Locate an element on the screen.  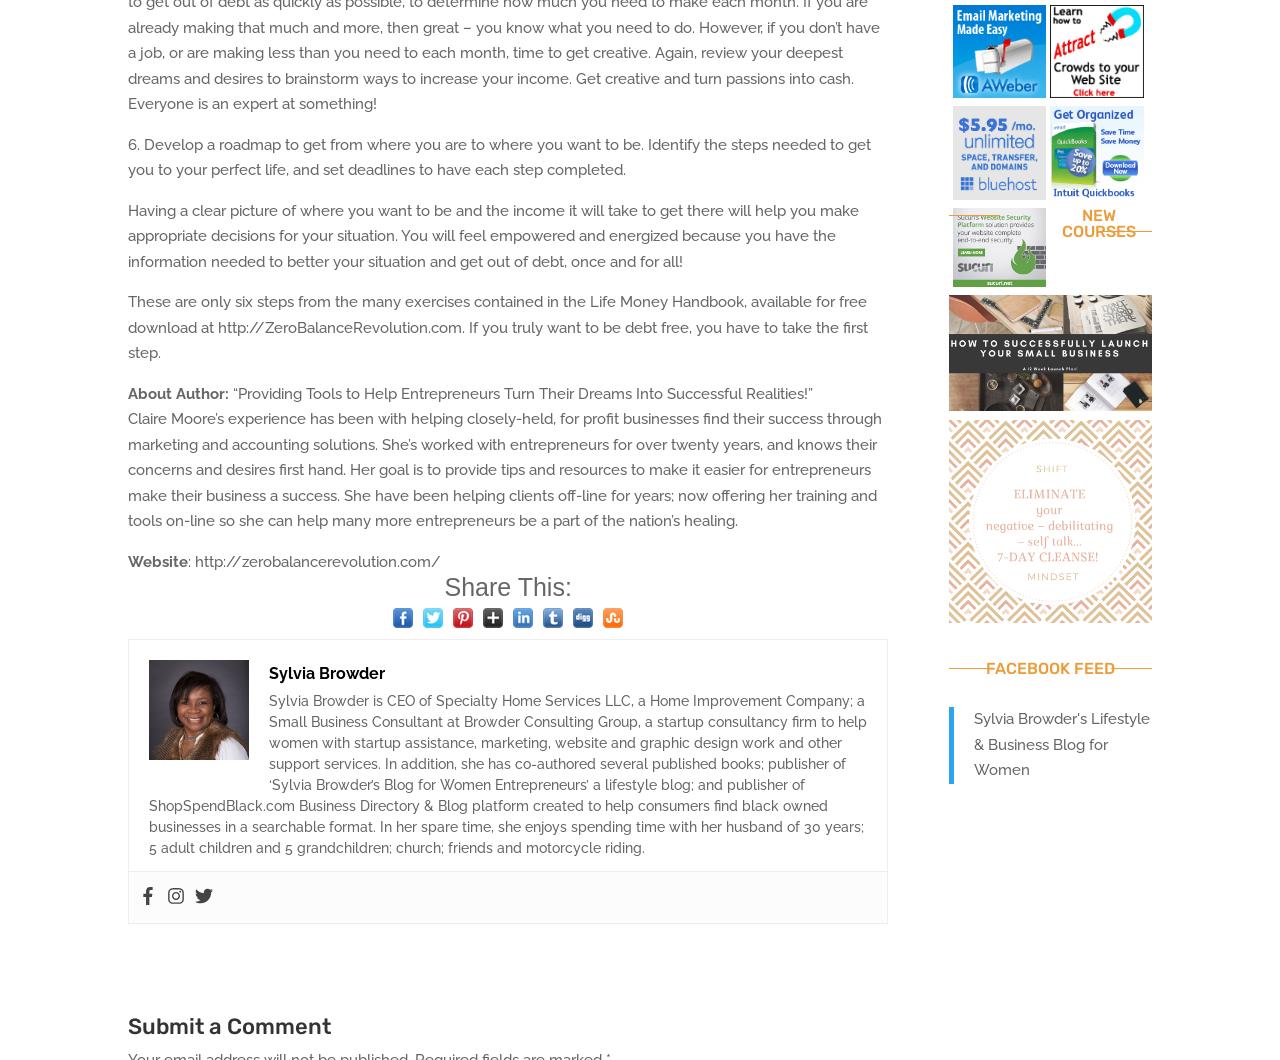
'Having a clear picture of where you want to be and the income it will take to get there will help you make appropriate decisions for your situation. You will feel empowered and energized because you have the information needed to better your situation and get out of debt, once and for all!' is located at coordinates (493, 234).